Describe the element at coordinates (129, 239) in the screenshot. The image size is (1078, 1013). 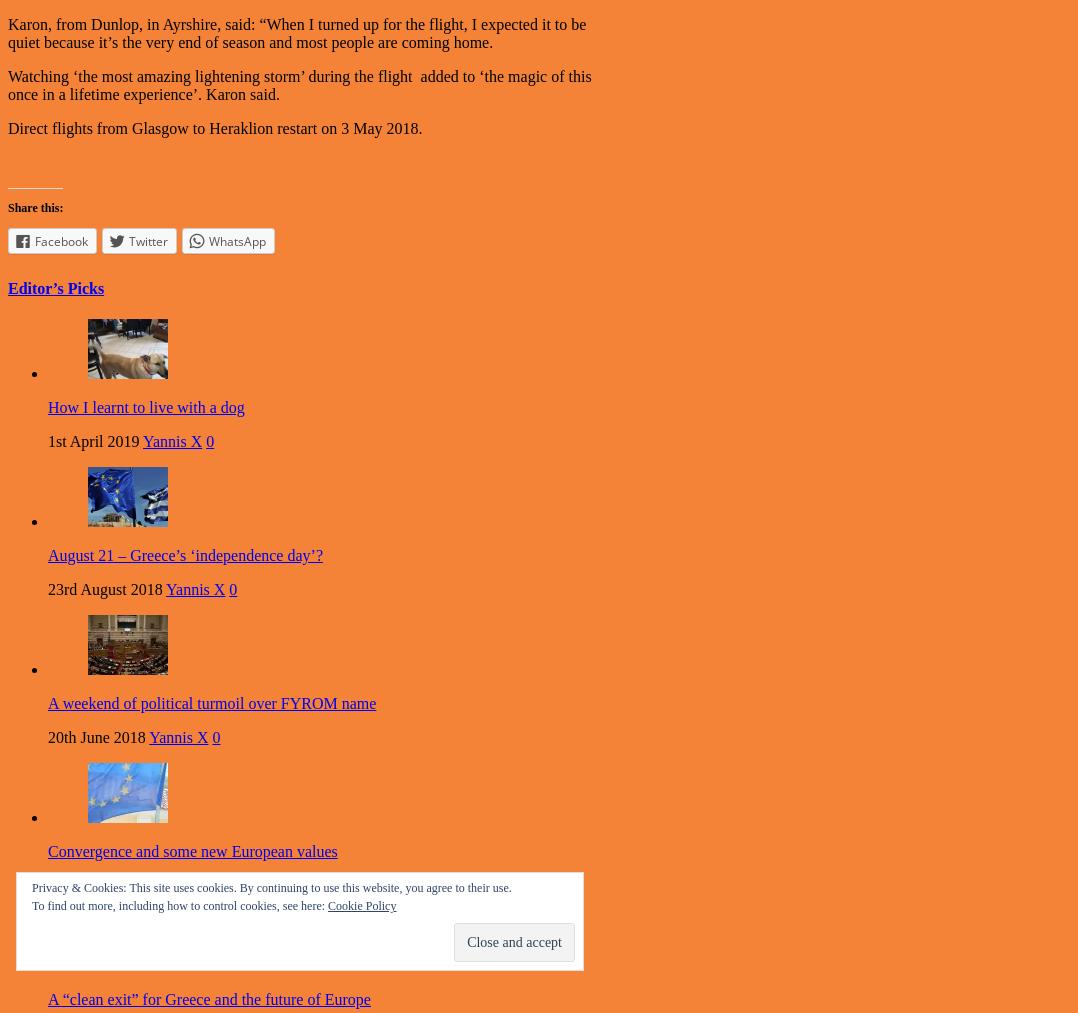
I see `'Twitter'` at that location.